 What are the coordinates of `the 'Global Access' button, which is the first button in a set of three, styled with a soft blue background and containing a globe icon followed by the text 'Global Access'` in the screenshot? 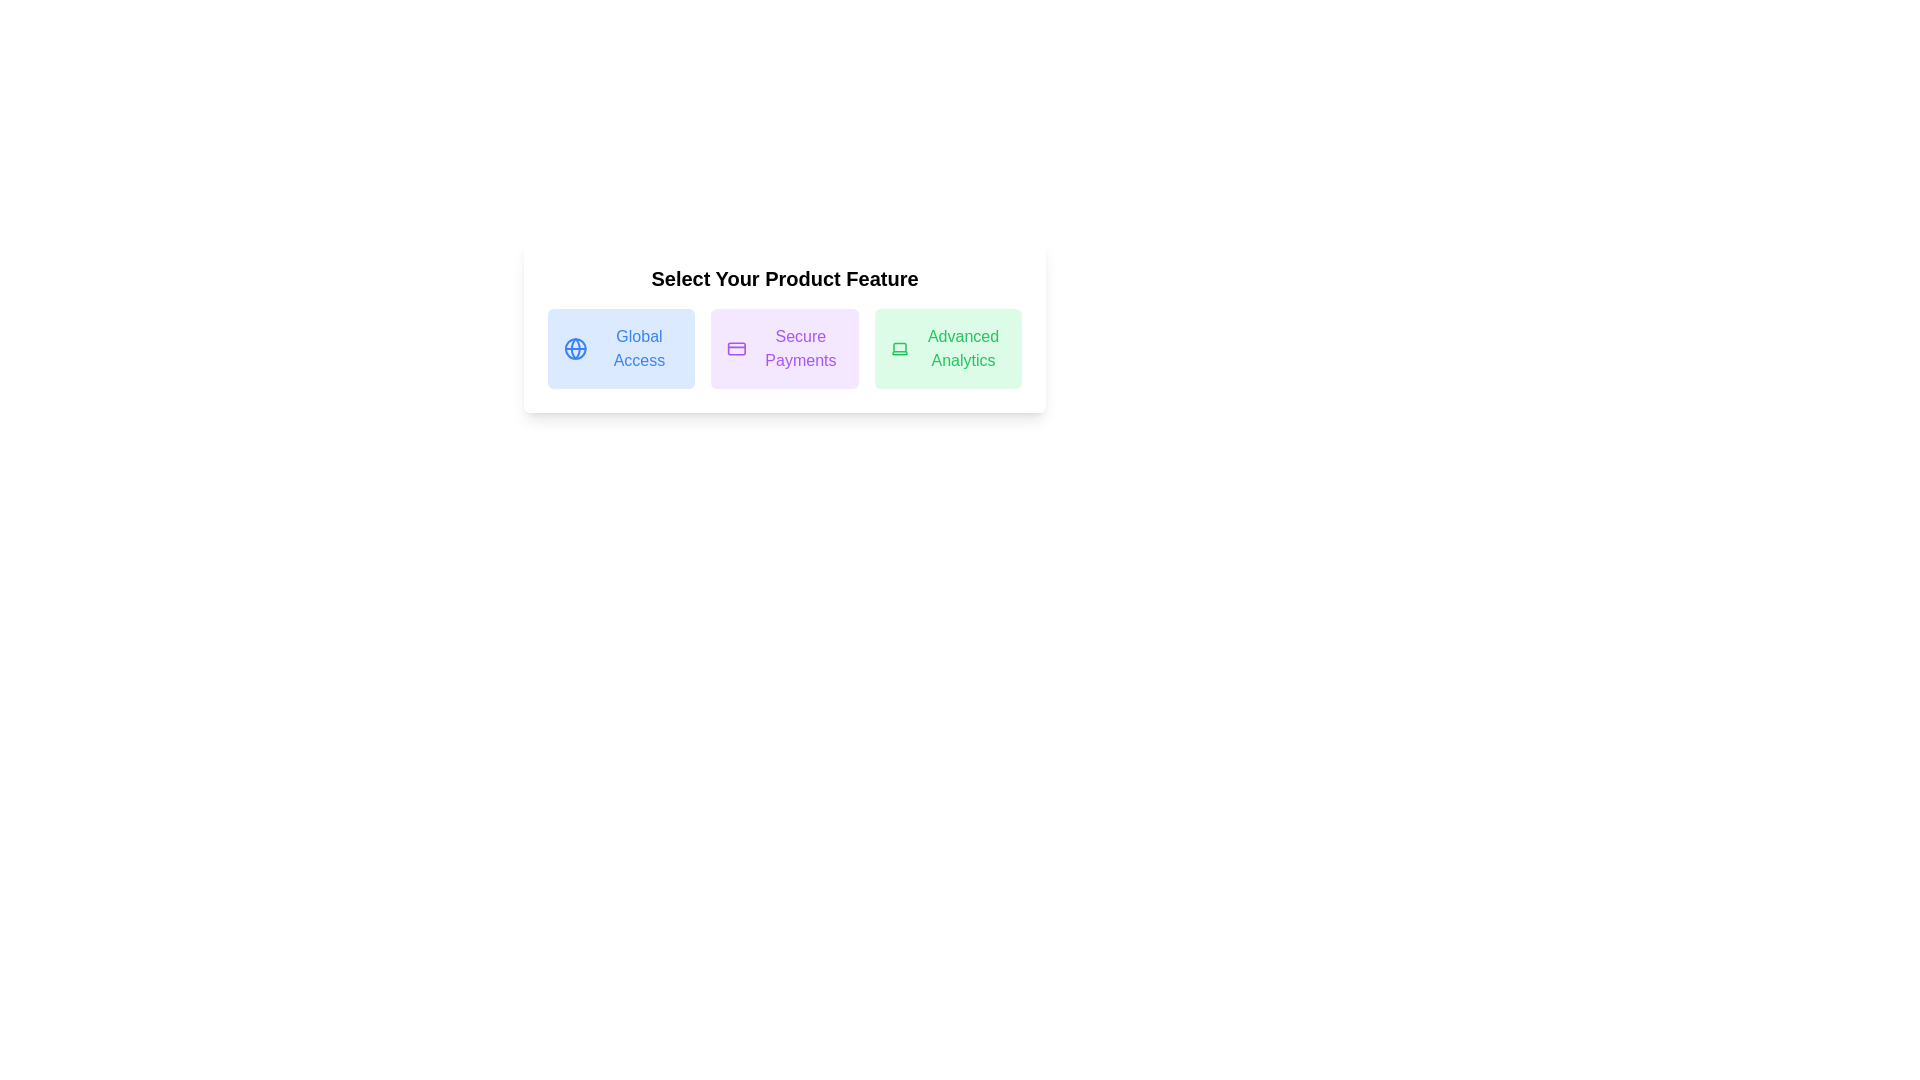 It's located at (620, 347).